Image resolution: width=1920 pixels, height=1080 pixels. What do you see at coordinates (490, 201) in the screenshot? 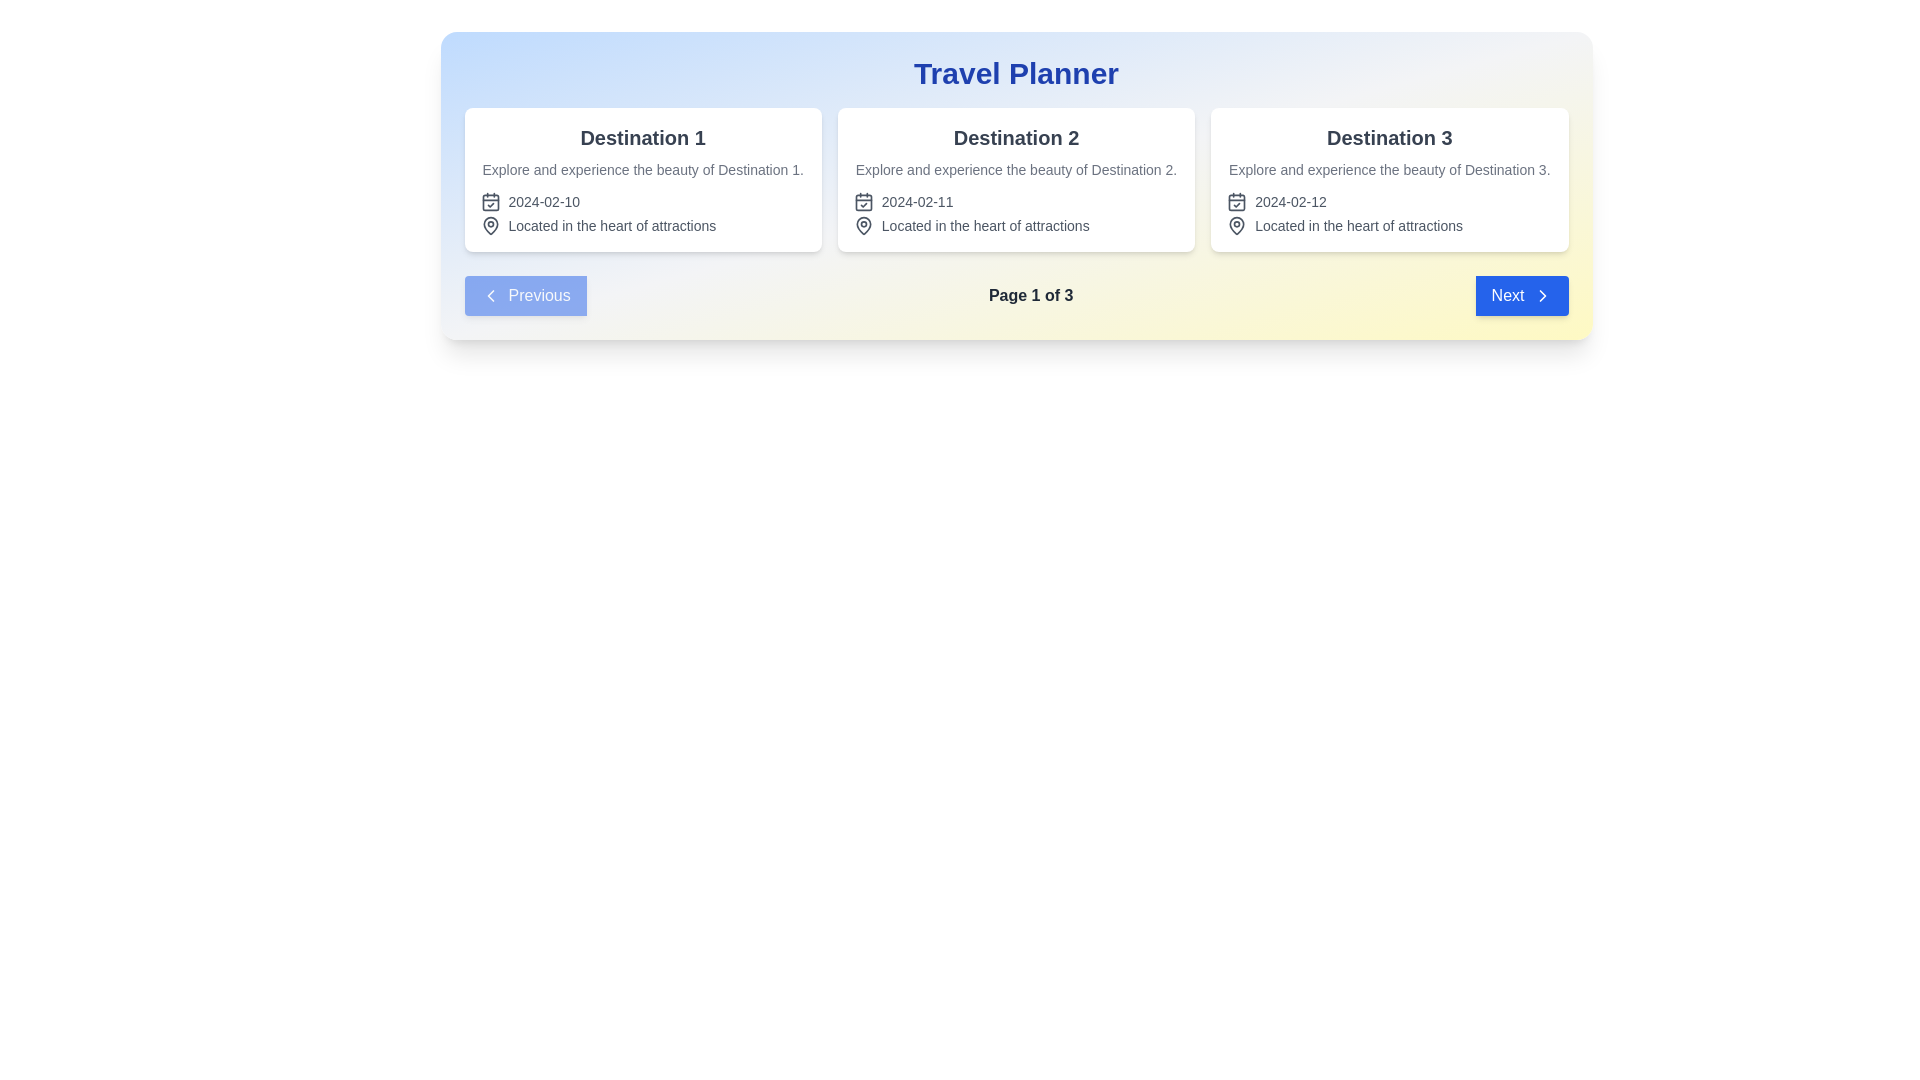
I see `the calendar icon with a check mark that is located adjacent to the text '2024-02-10' in the 'Destination 1' card` at bounding box center [490, 201].